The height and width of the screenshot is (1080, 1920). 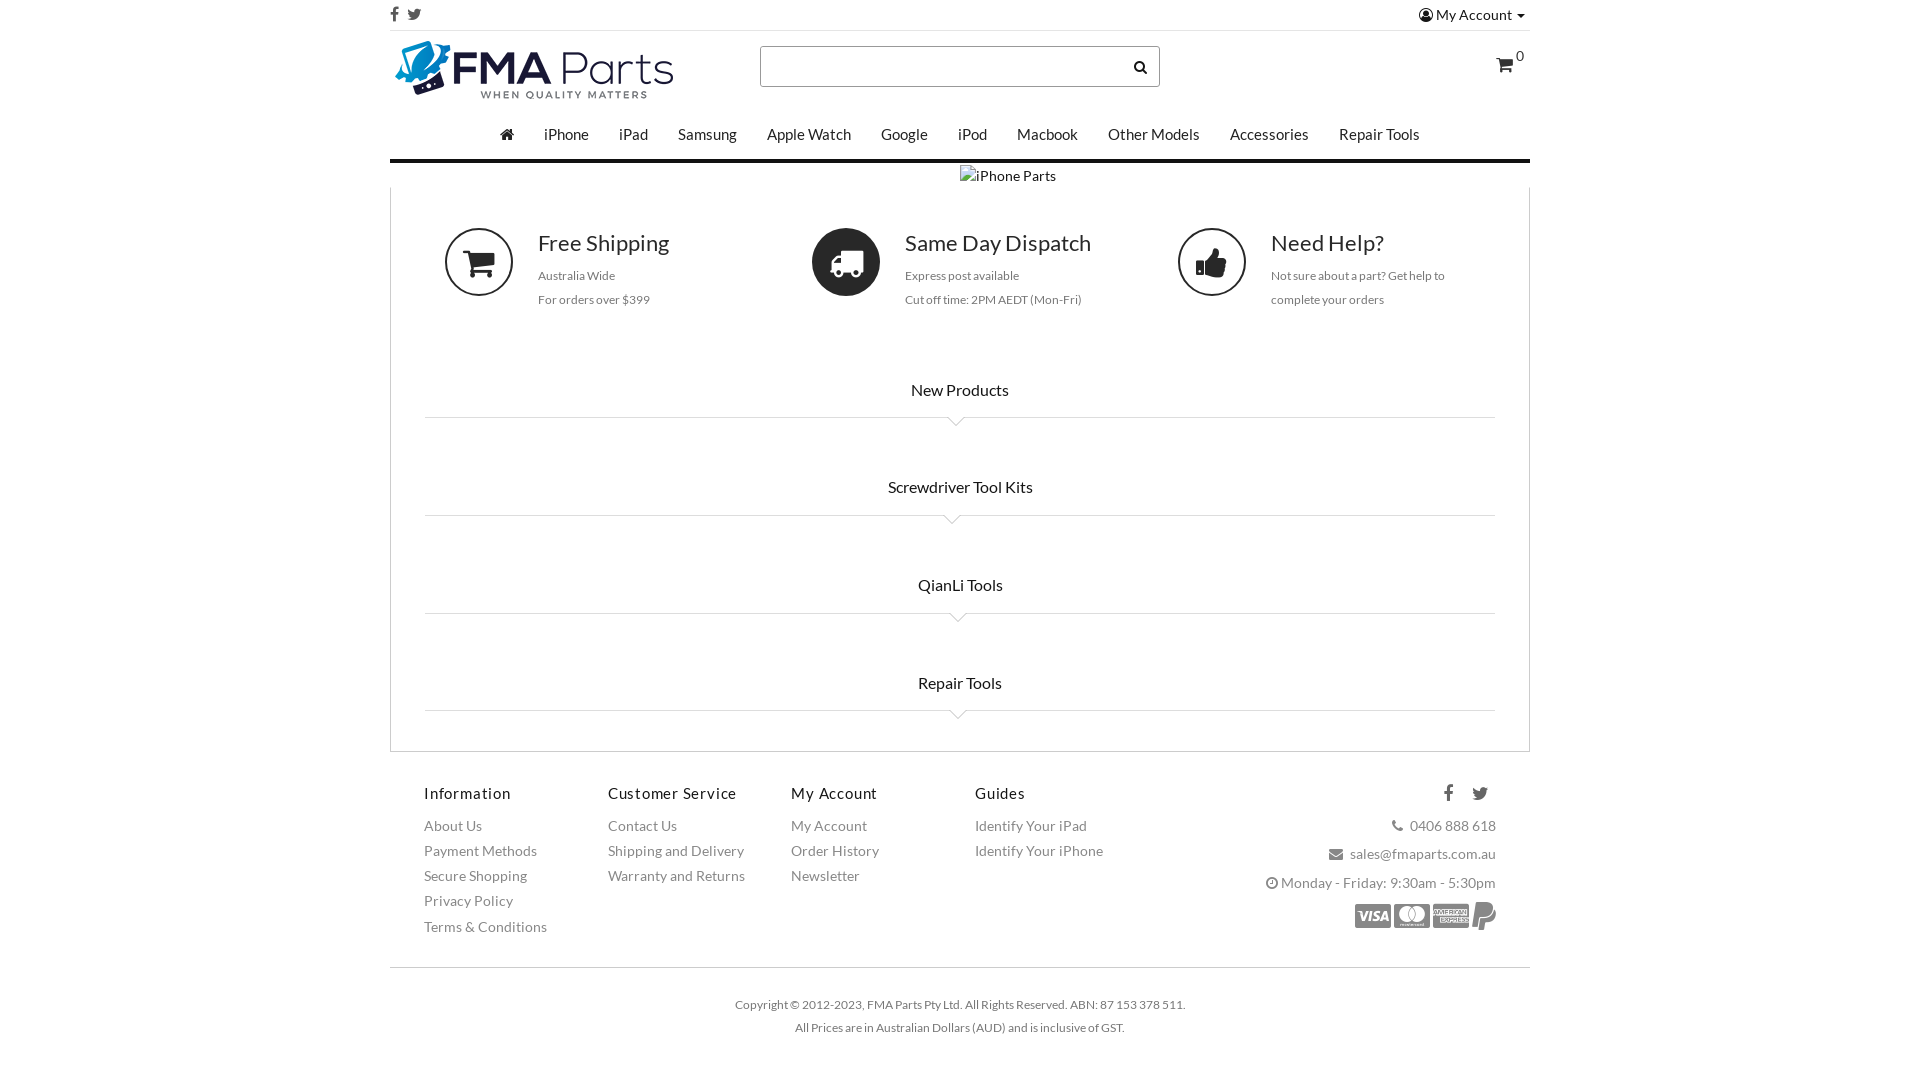 What do you see at coordinates (1092, 134) in the screenshot?
I see `'Other Models'` at bounding box center [1092, 134].